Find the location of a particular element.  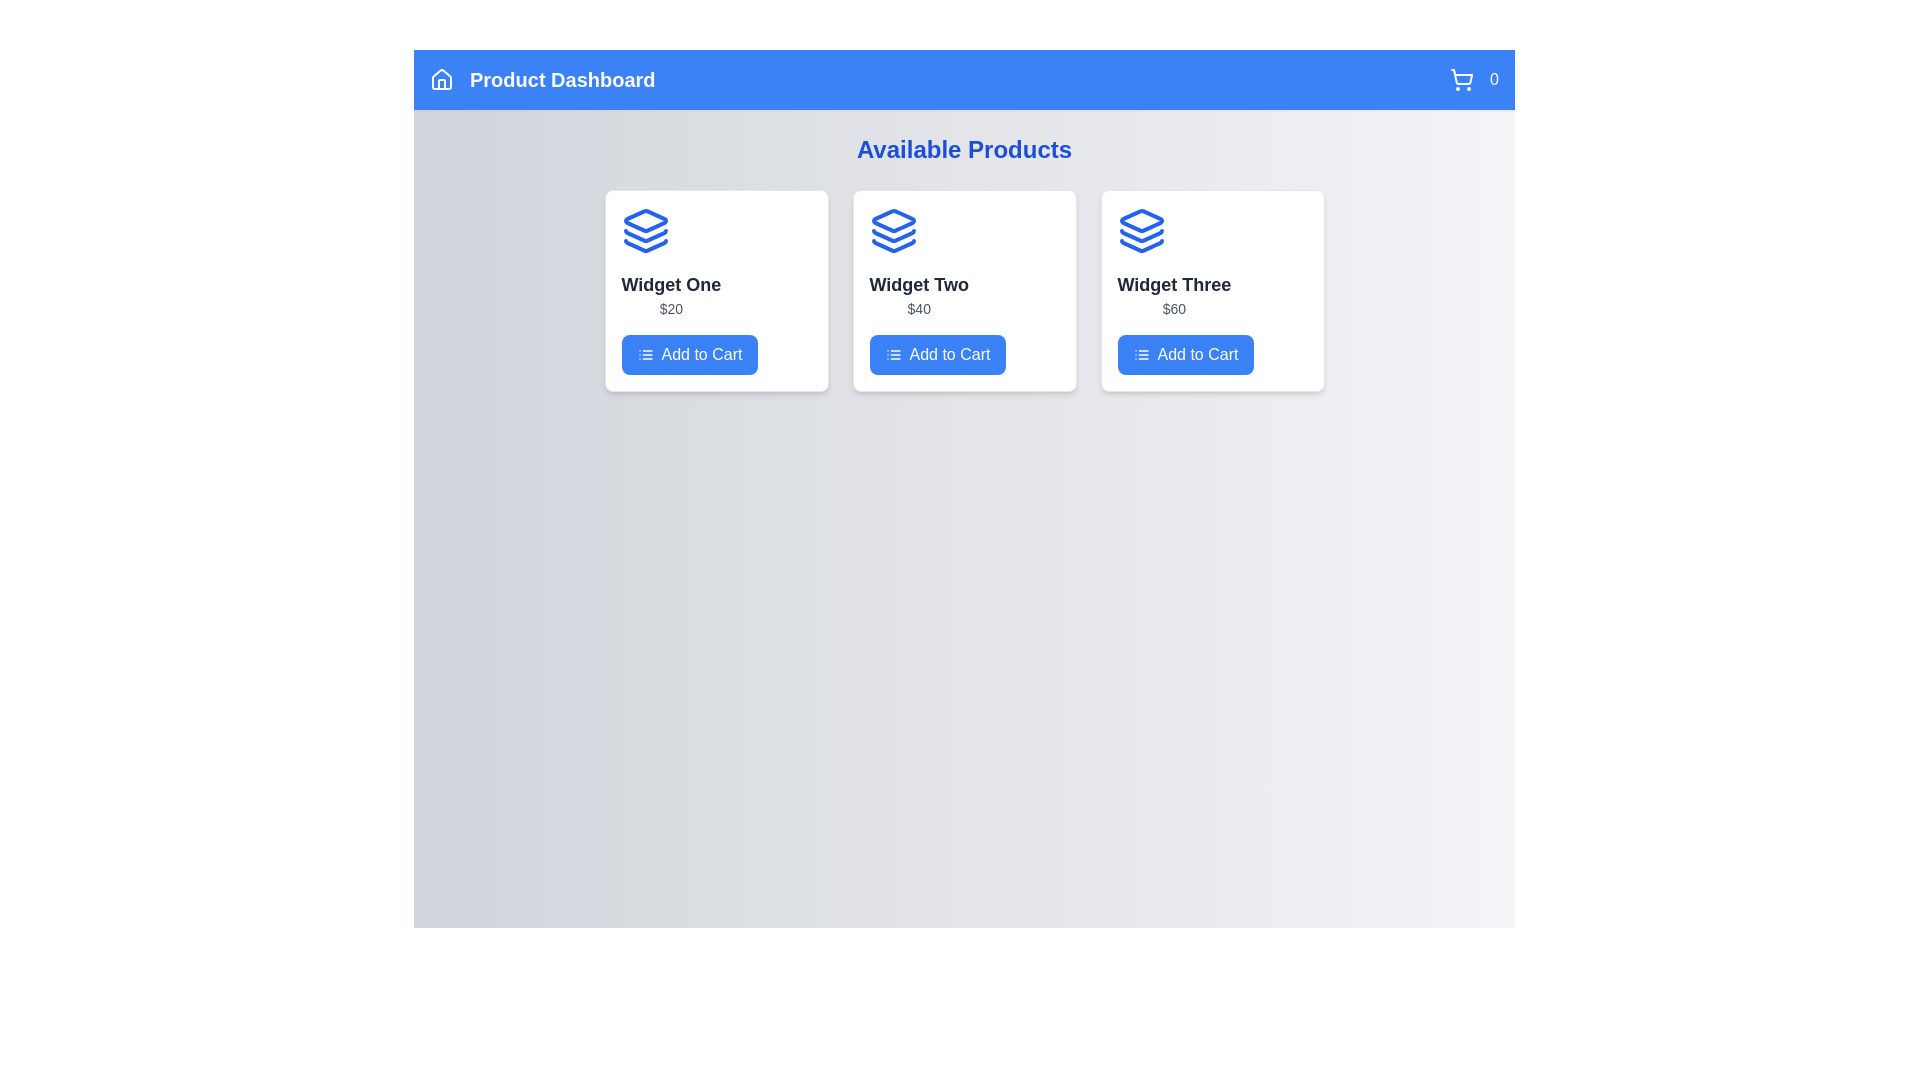

the add-to-cart button located at the bottom-central section of the 'Widget One $20' card for accessibility navigation is located at coordinates (690, 353).